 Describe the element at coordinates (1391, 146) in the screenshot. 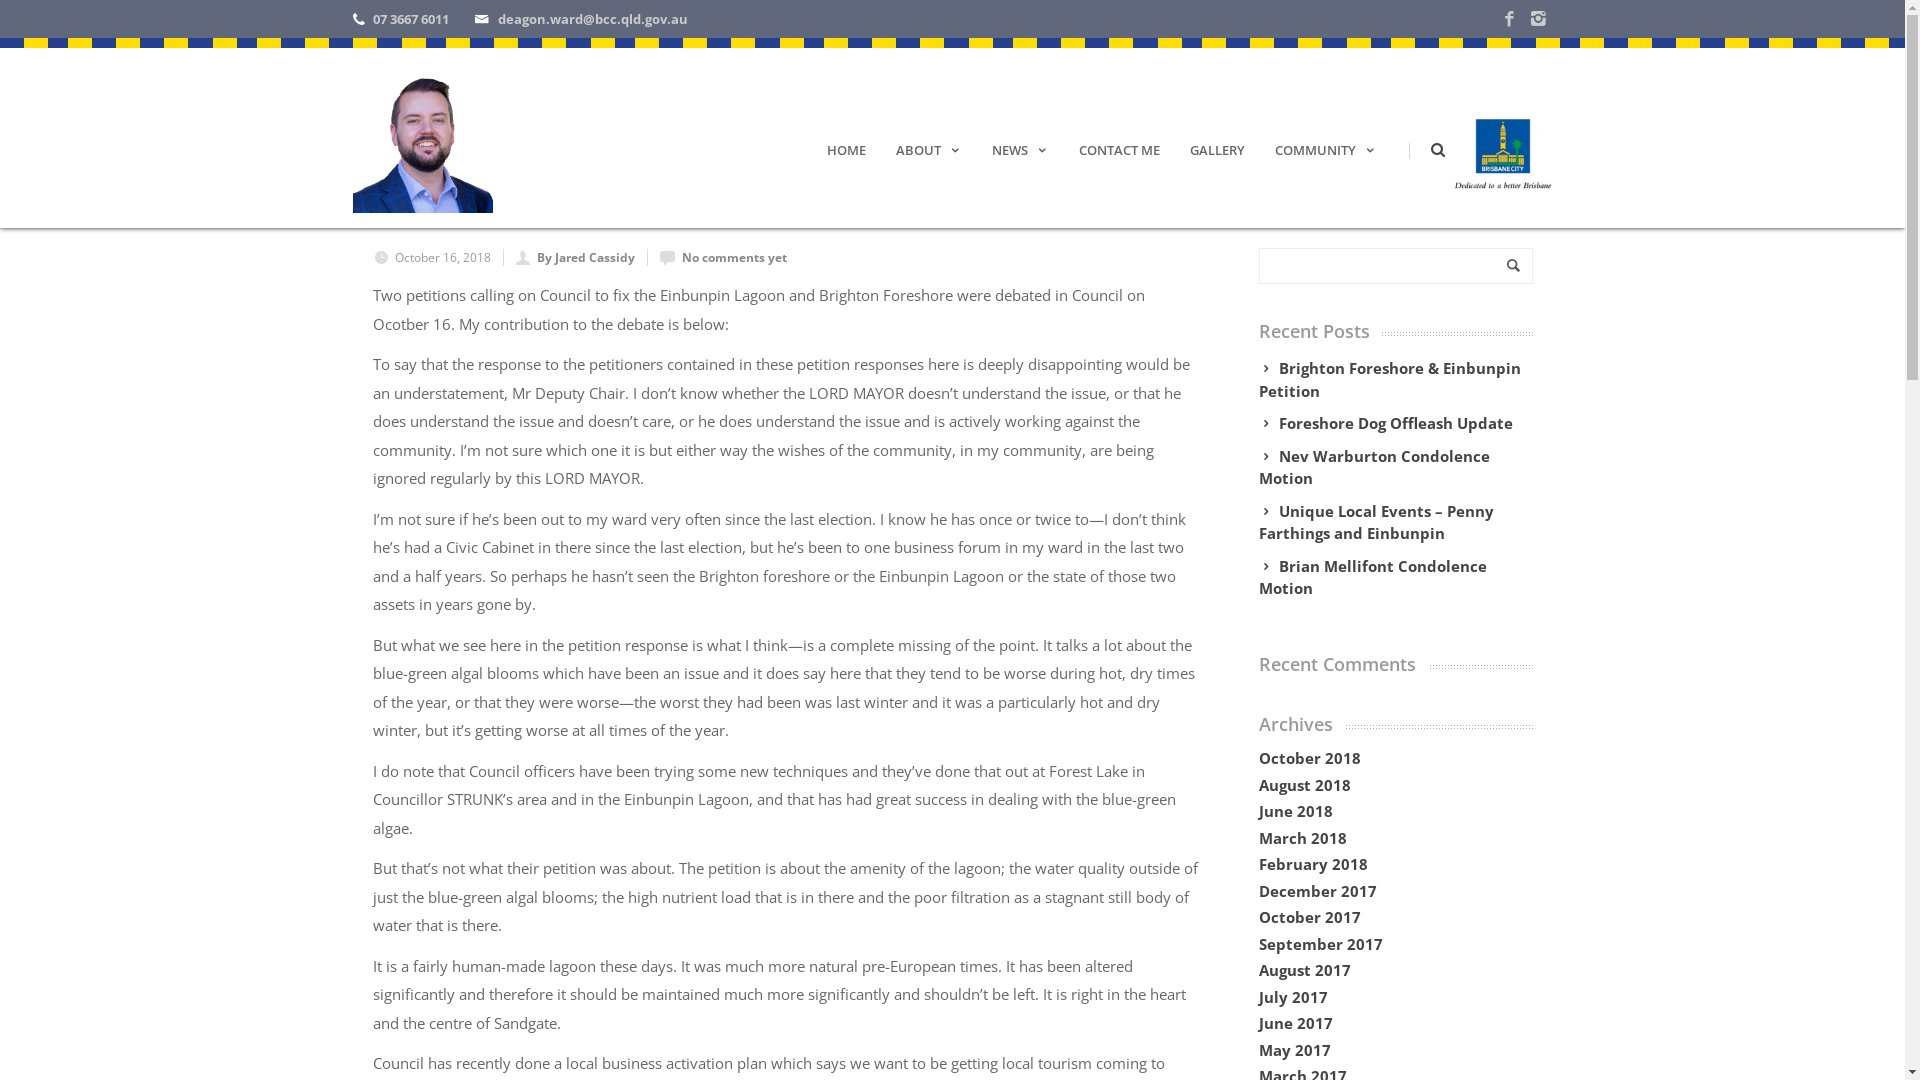

I see `'|'` at that location.